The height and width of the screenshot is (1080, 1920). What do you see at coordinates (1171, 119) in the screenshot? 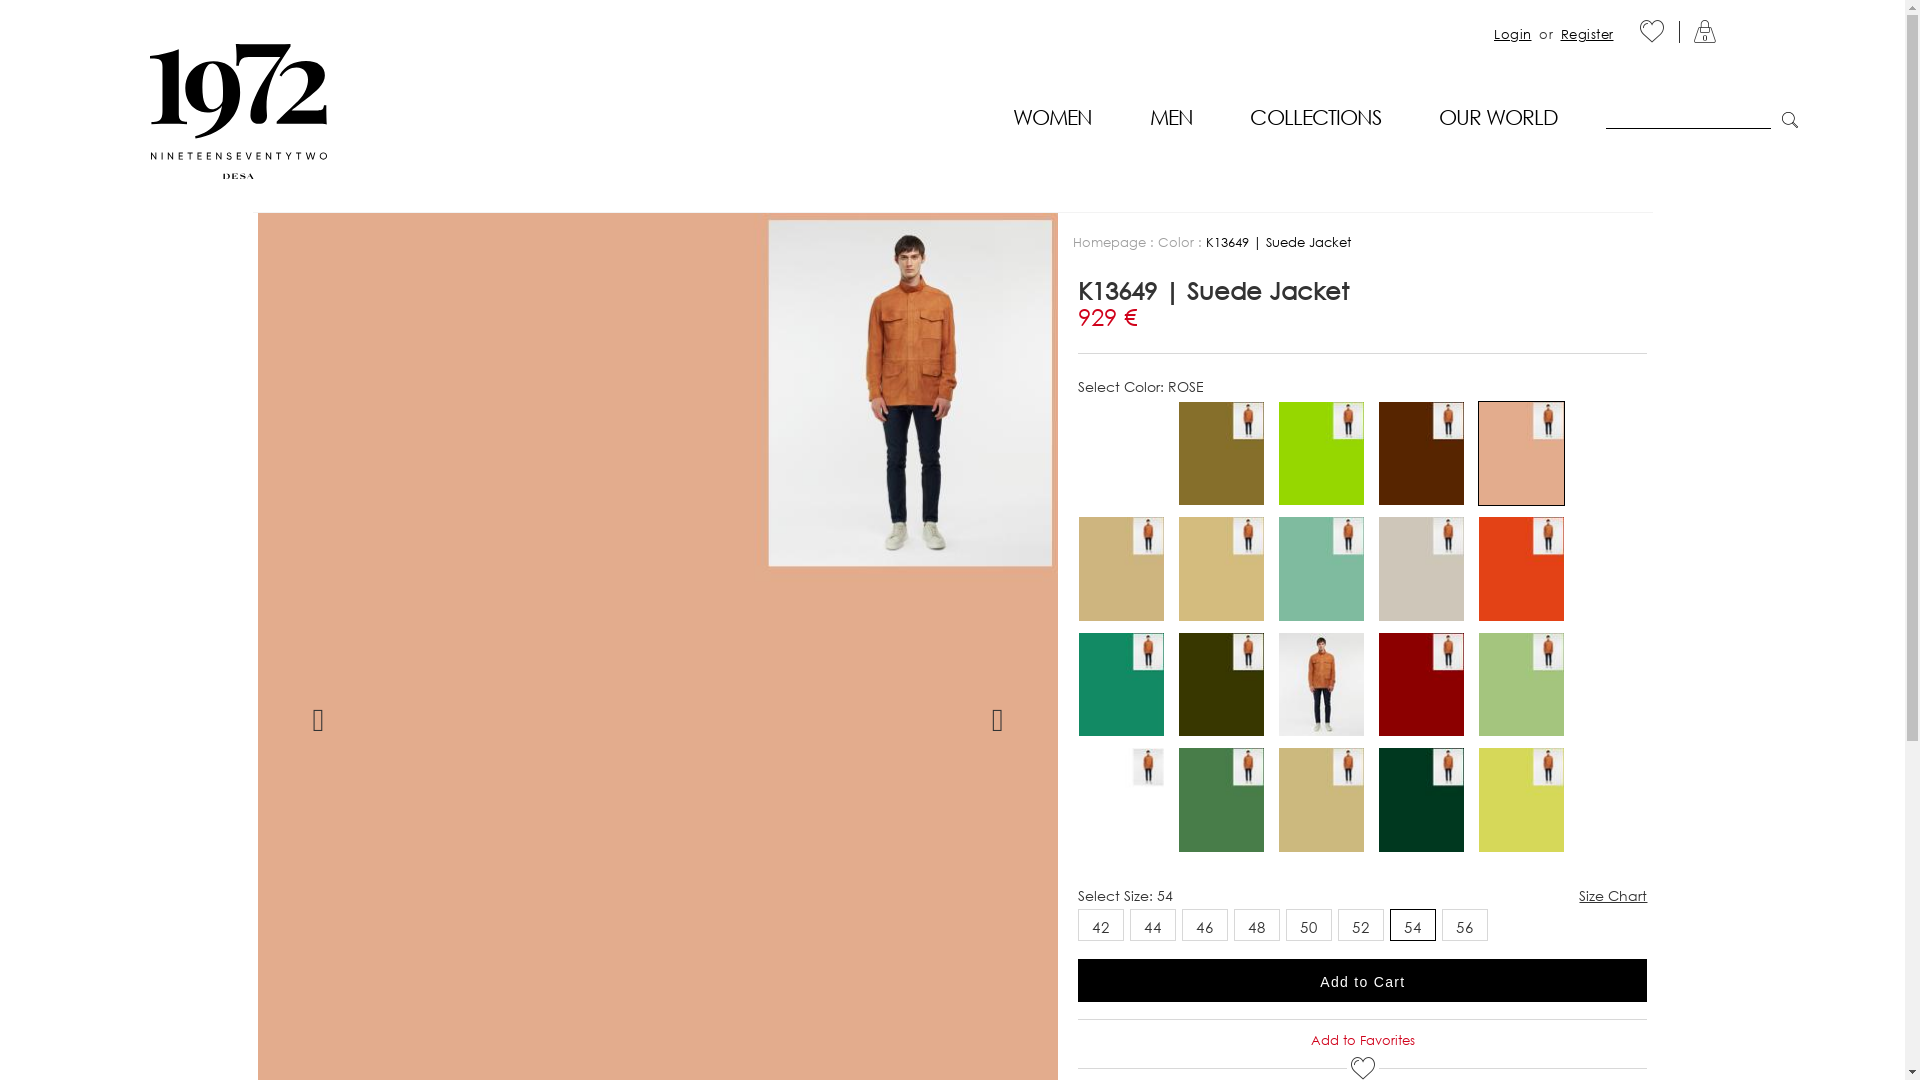
I see `'MEN'` at bounding box center [1171, 119].